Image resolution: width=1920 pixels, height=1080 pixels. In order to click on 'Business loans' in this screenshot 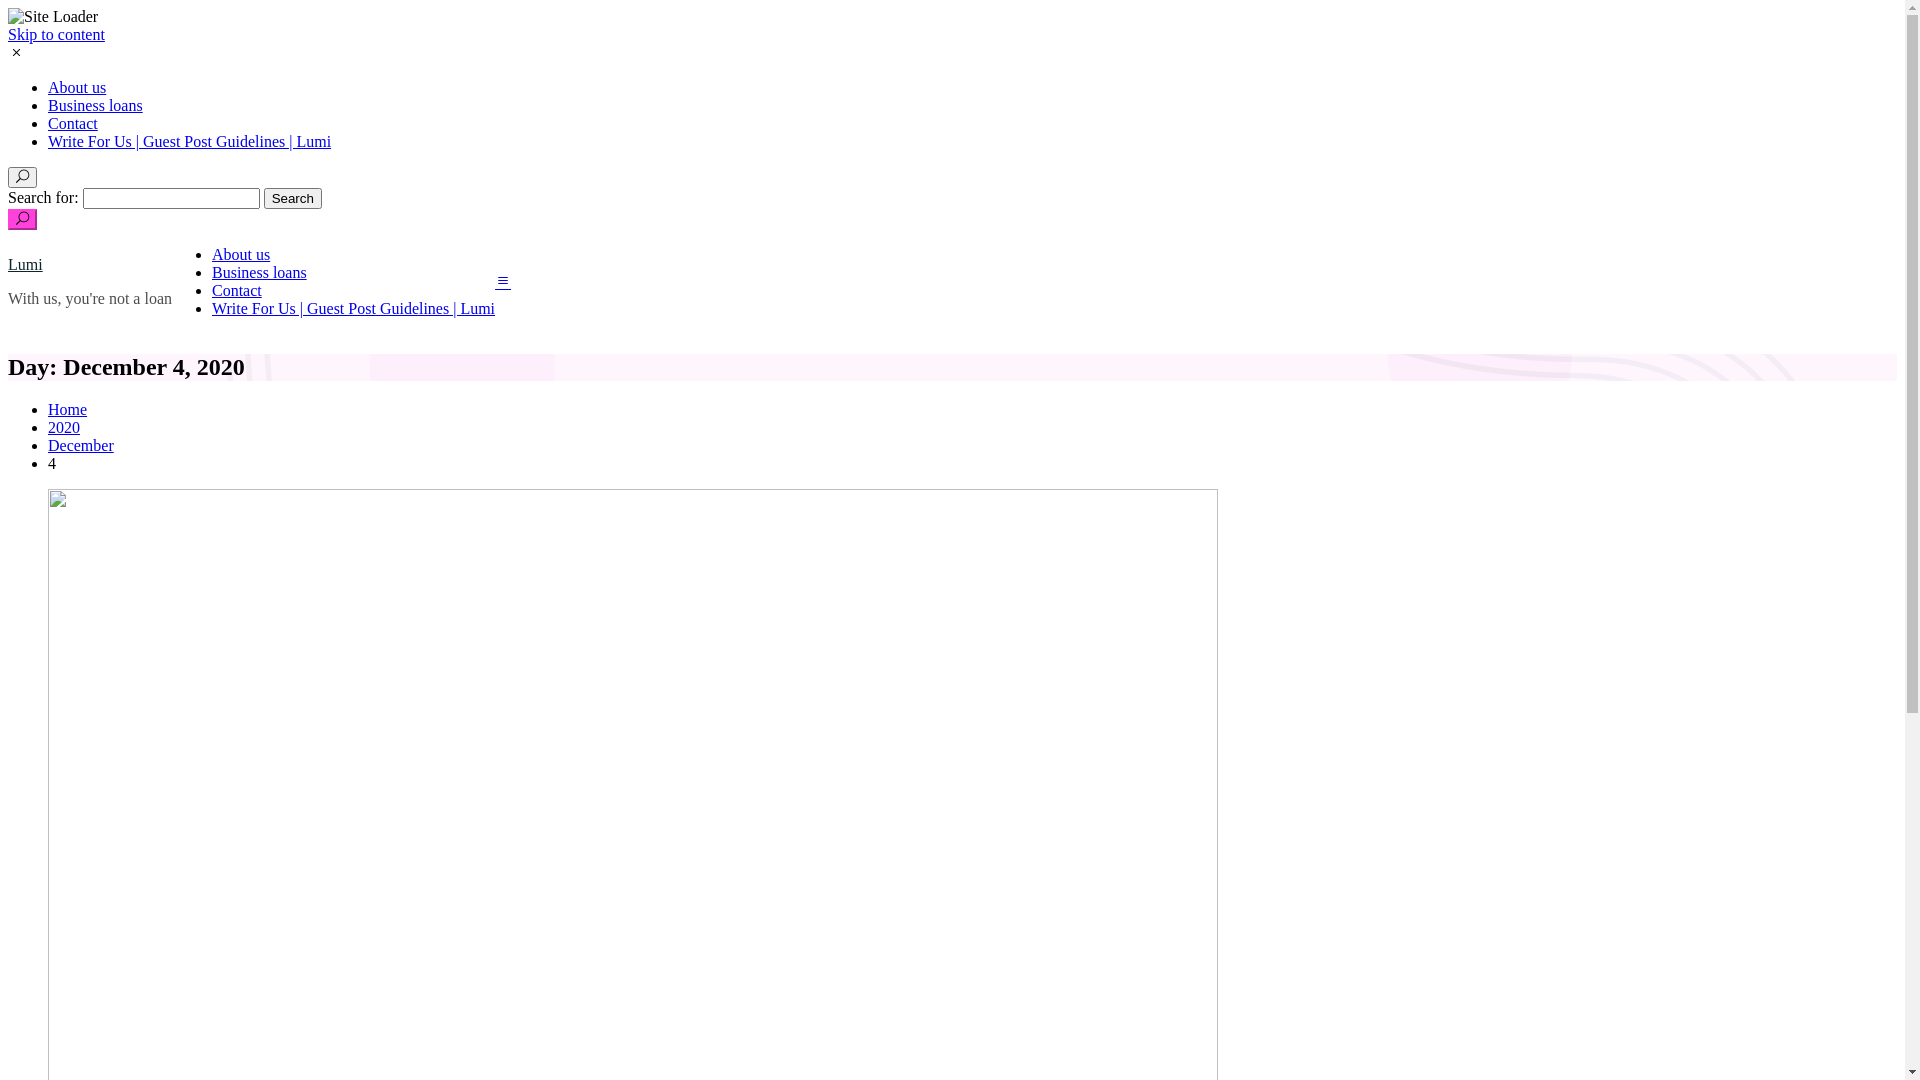, I will do `click(258, 272)`.